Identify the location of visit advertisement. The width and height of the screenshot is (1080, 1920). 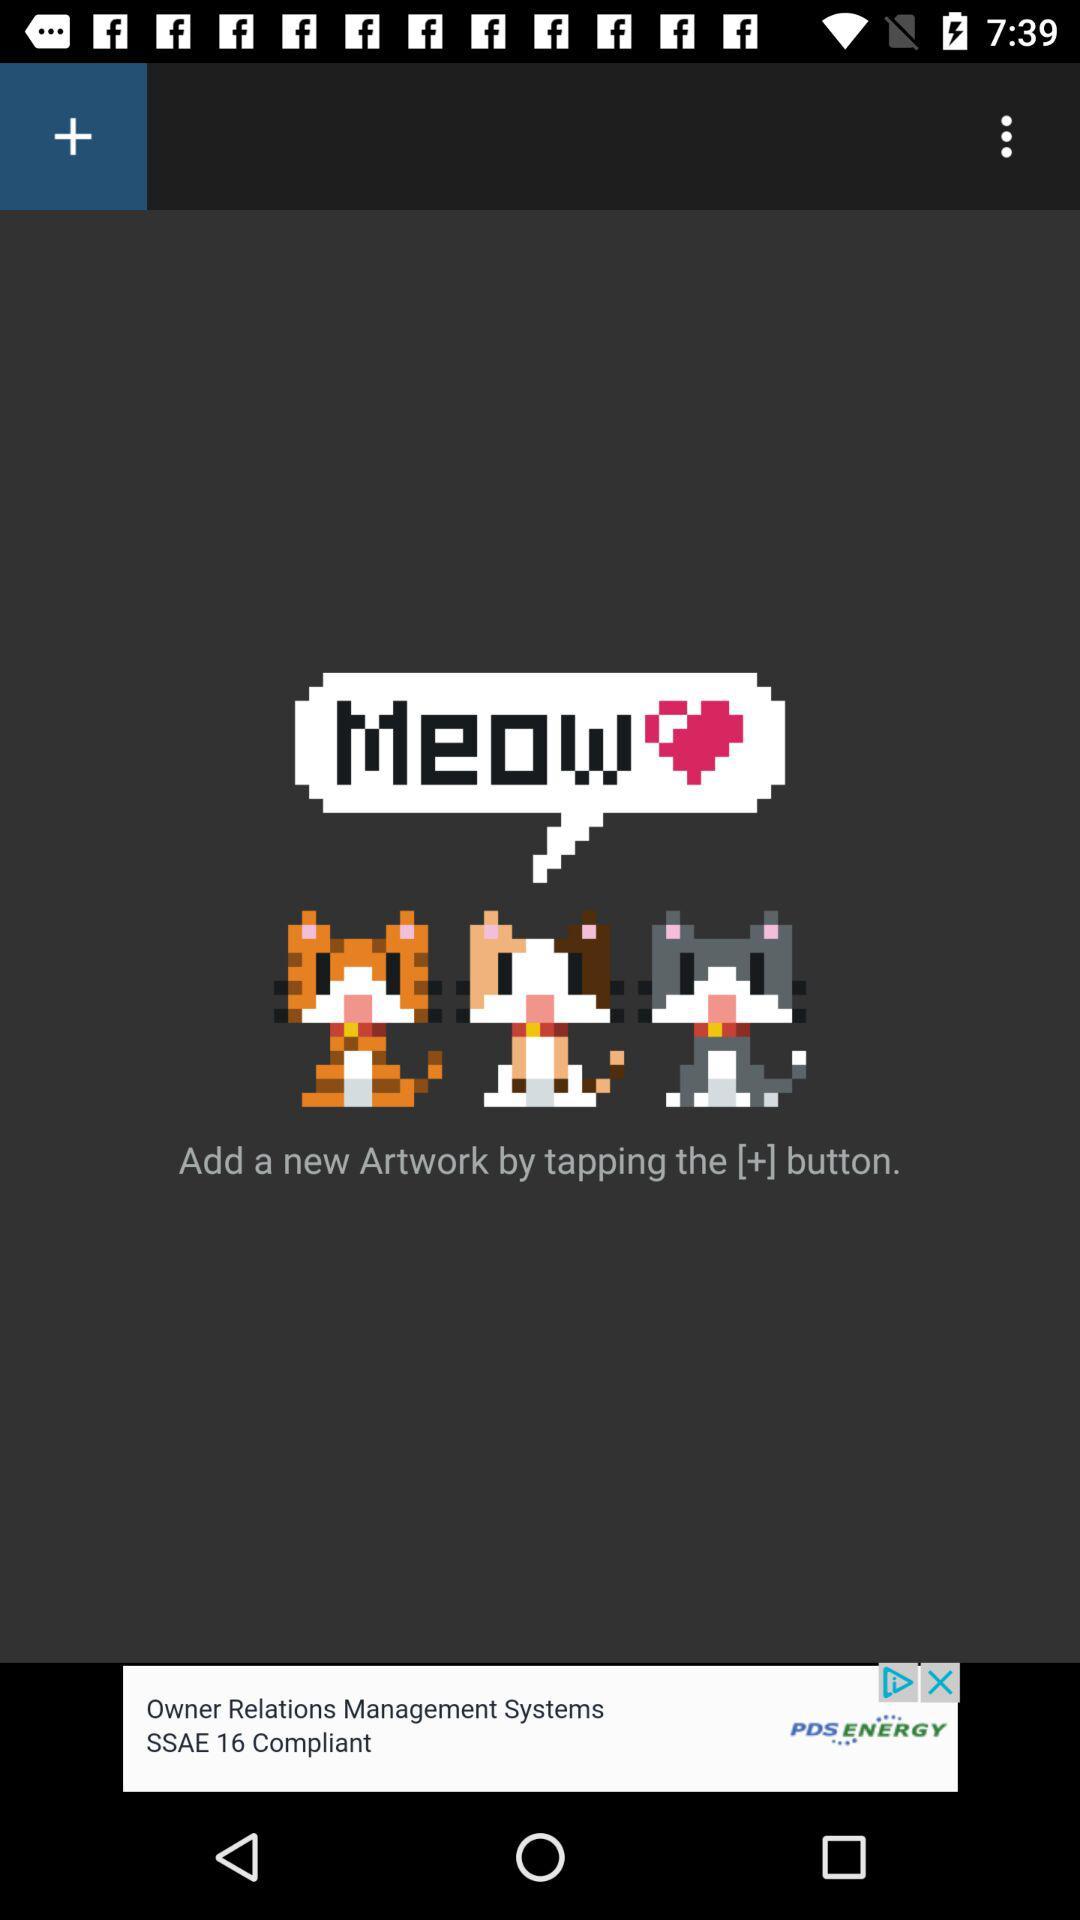
(540, 1727).